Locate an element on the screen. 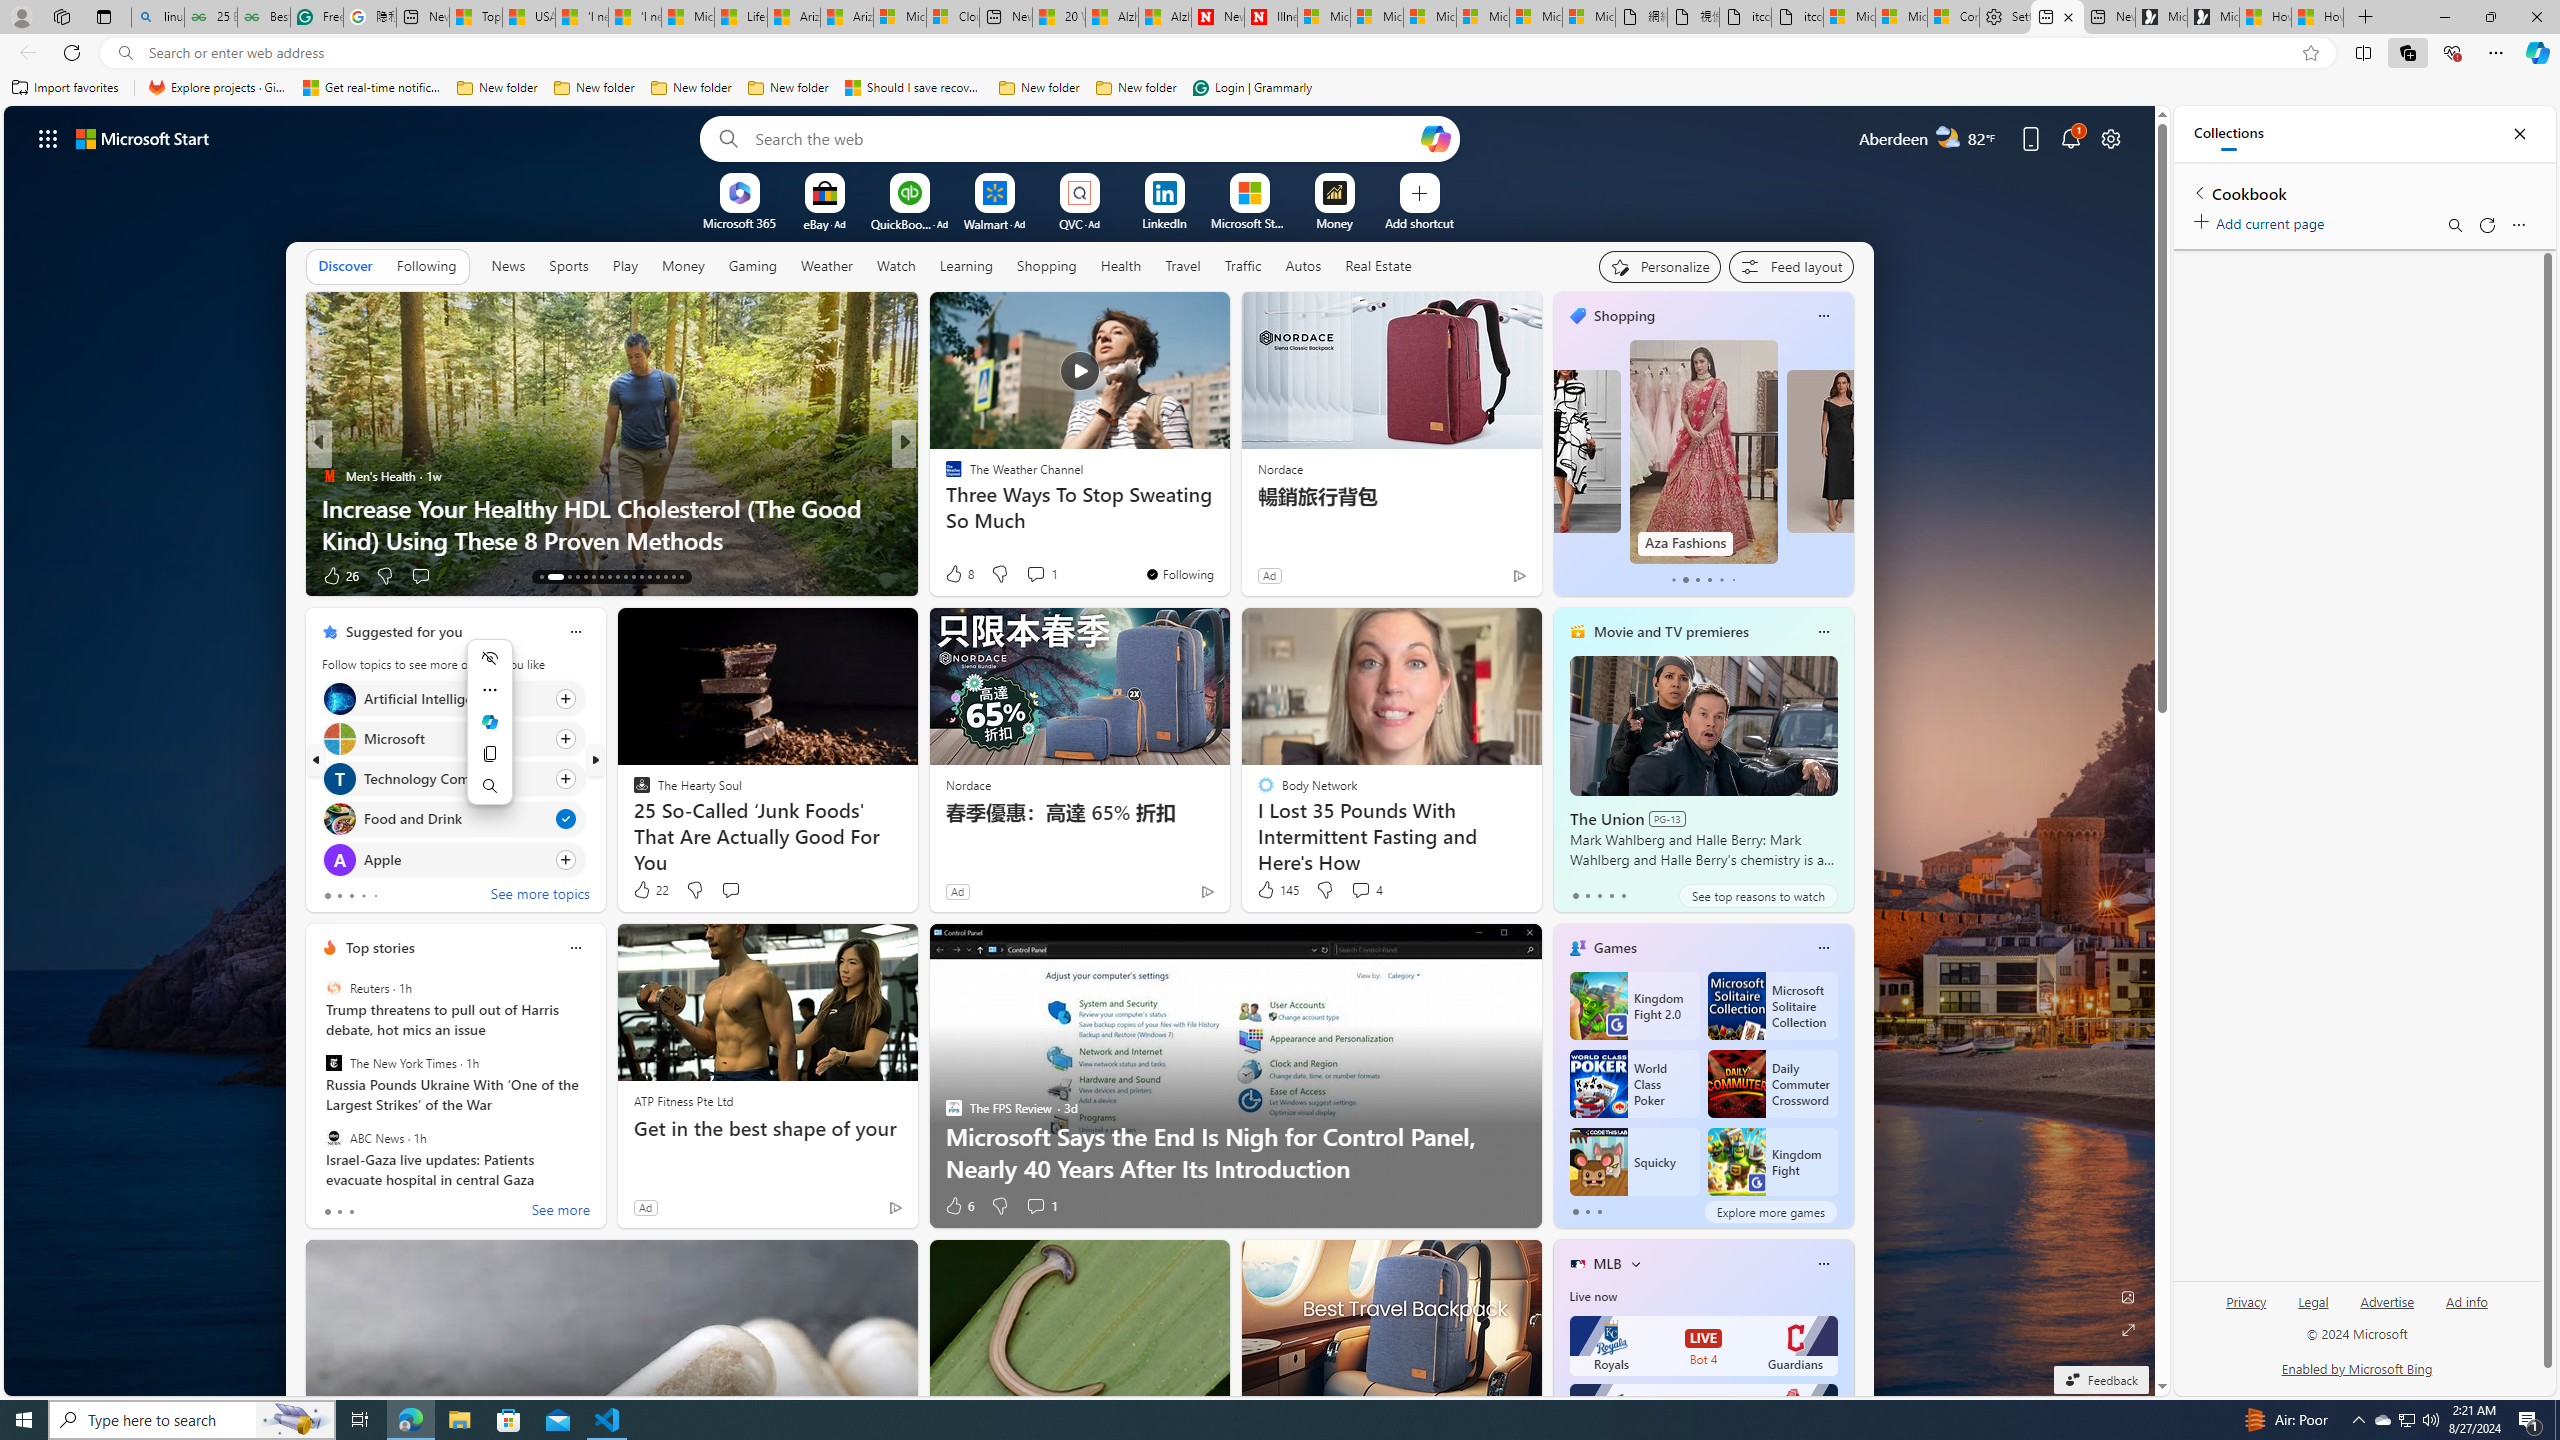 This screenshot has height=1440, width=2560. 'Expand background' is located at coordinates (2127, 1330).